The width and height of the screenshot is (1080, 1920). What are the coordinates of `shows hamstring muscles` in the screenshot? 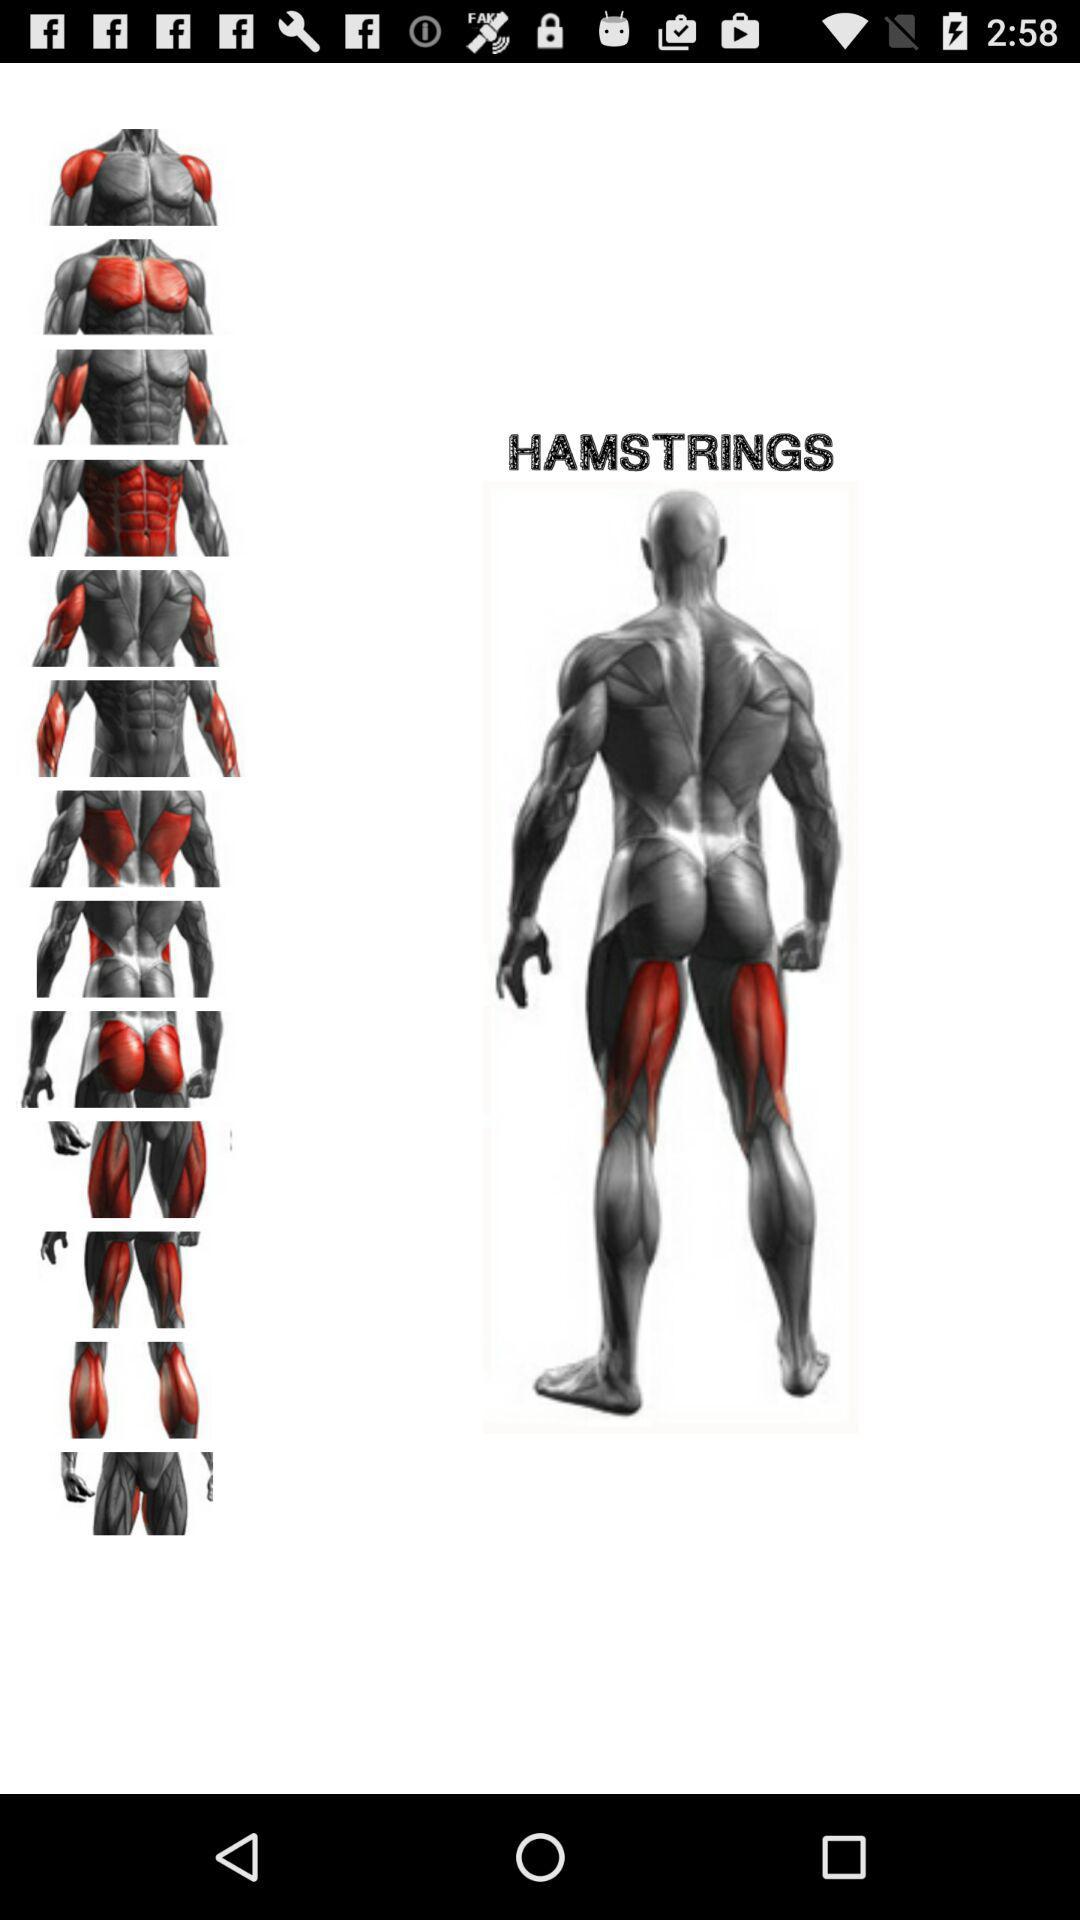 It's located at (131, 832).